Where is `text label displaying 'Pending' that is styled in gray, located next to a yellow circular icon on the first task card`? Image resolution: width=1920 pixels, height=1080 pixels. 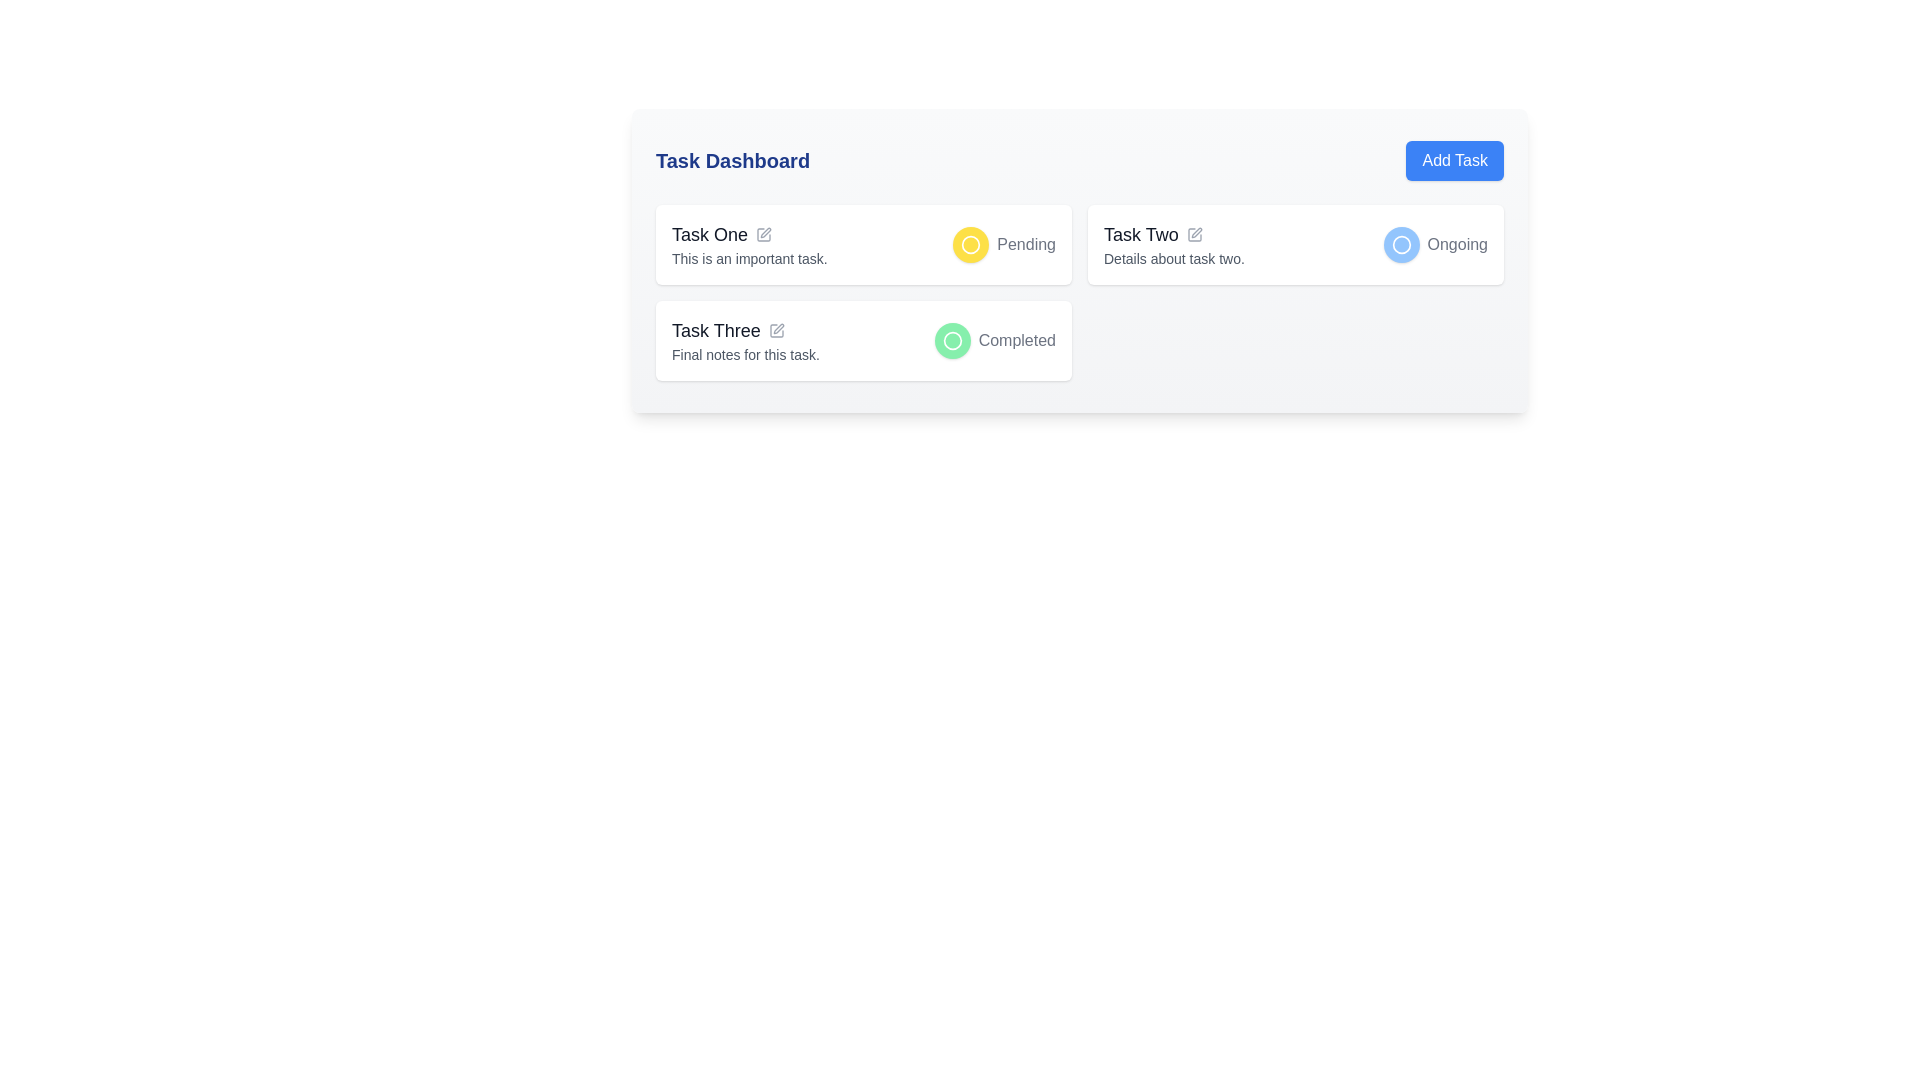
text label displaying 'Pending' that is styled in gray, located next to a yellow circular icon on the first task card is located at coordinates (1026, 244).